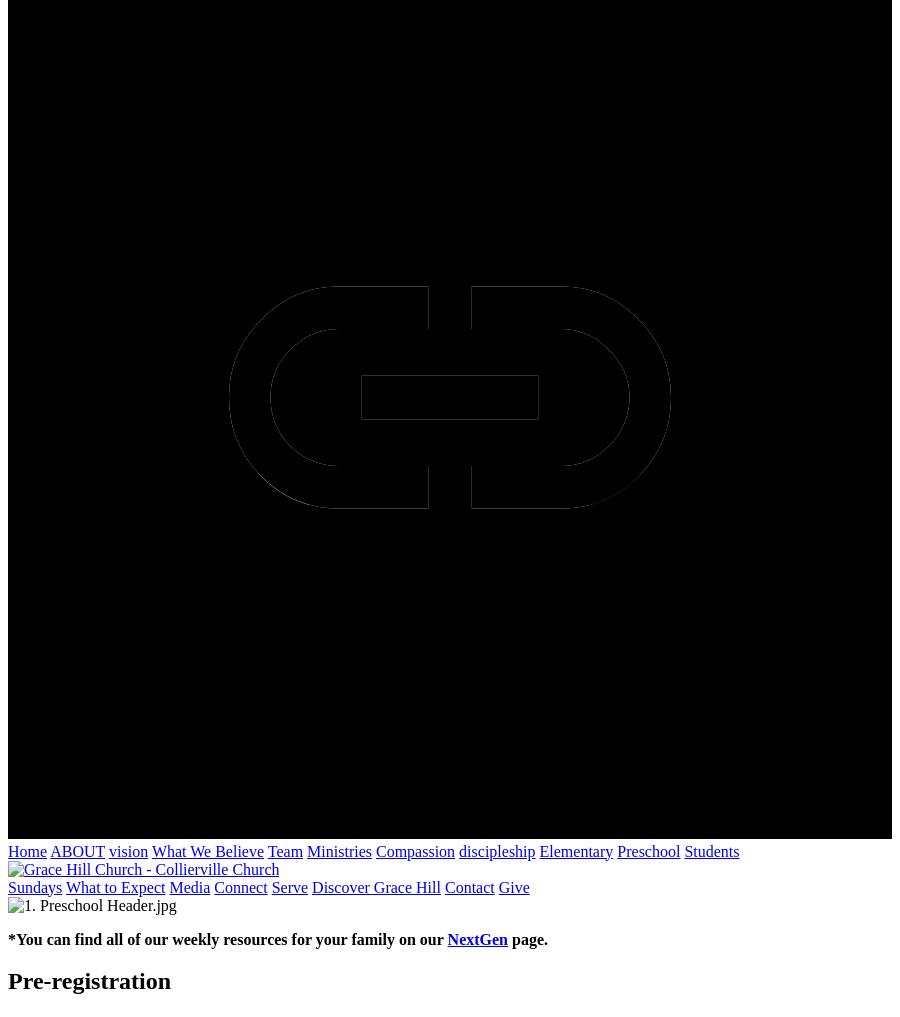  I want to click on 'Team', so click(284, 850).